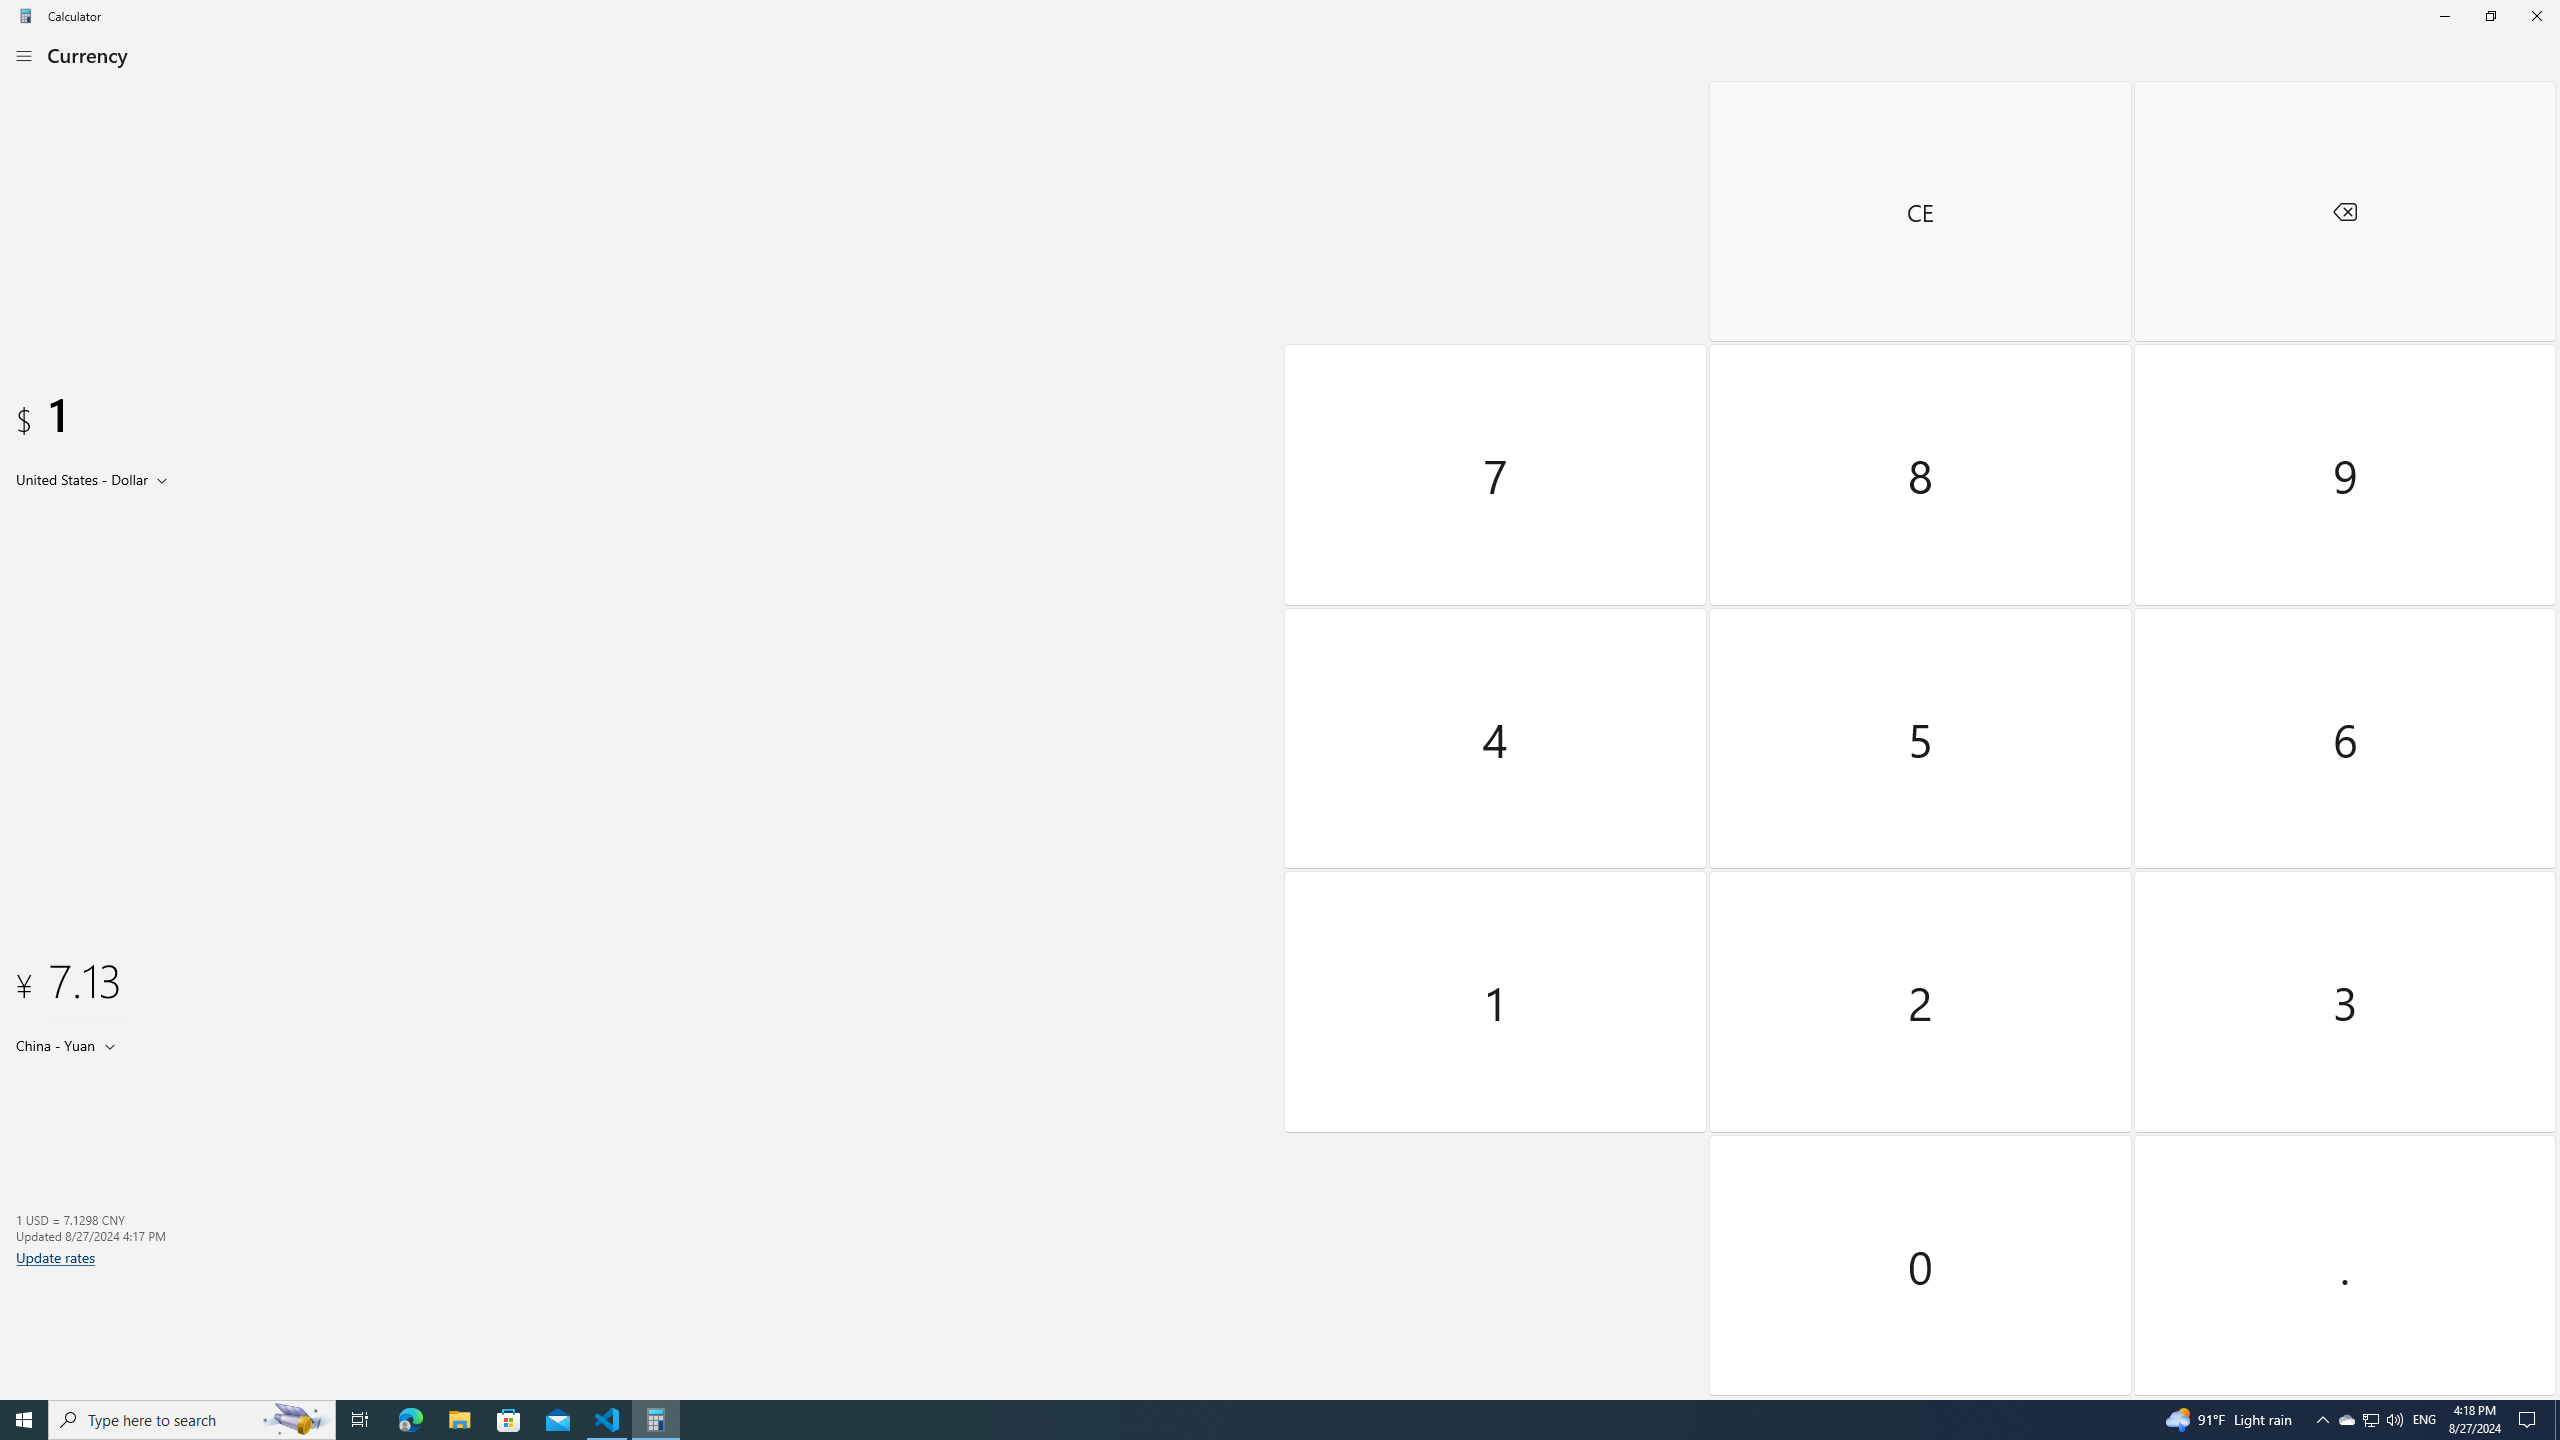 The height and width of the screenshot is (1440, 2560). Describe the element at coordinates (56, 1256) in the screenshot. I see `'Update rates'` at that location.